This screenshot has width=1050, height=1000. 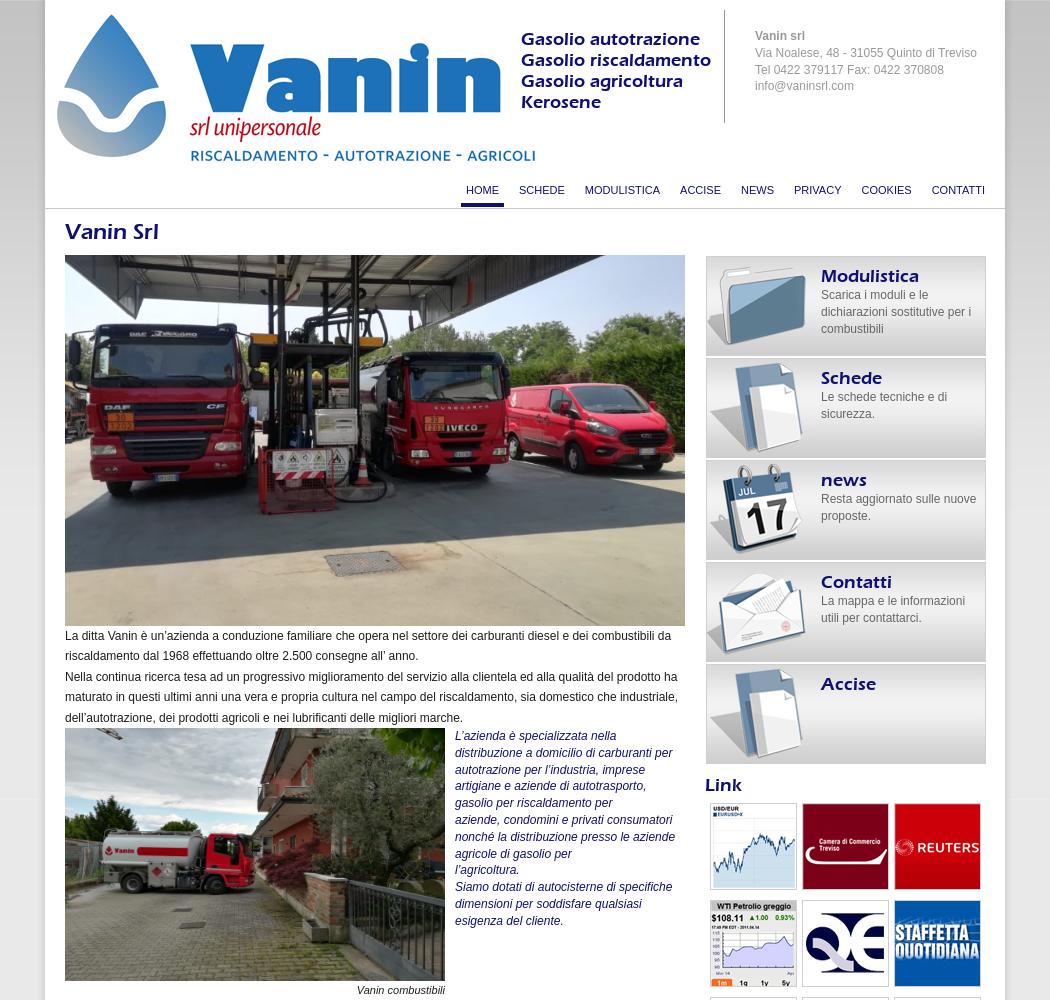 What do you see at coordinates (63, 231) in the screenshot?
I see `'Vanin Srl'` at bounding box center [63, 231].